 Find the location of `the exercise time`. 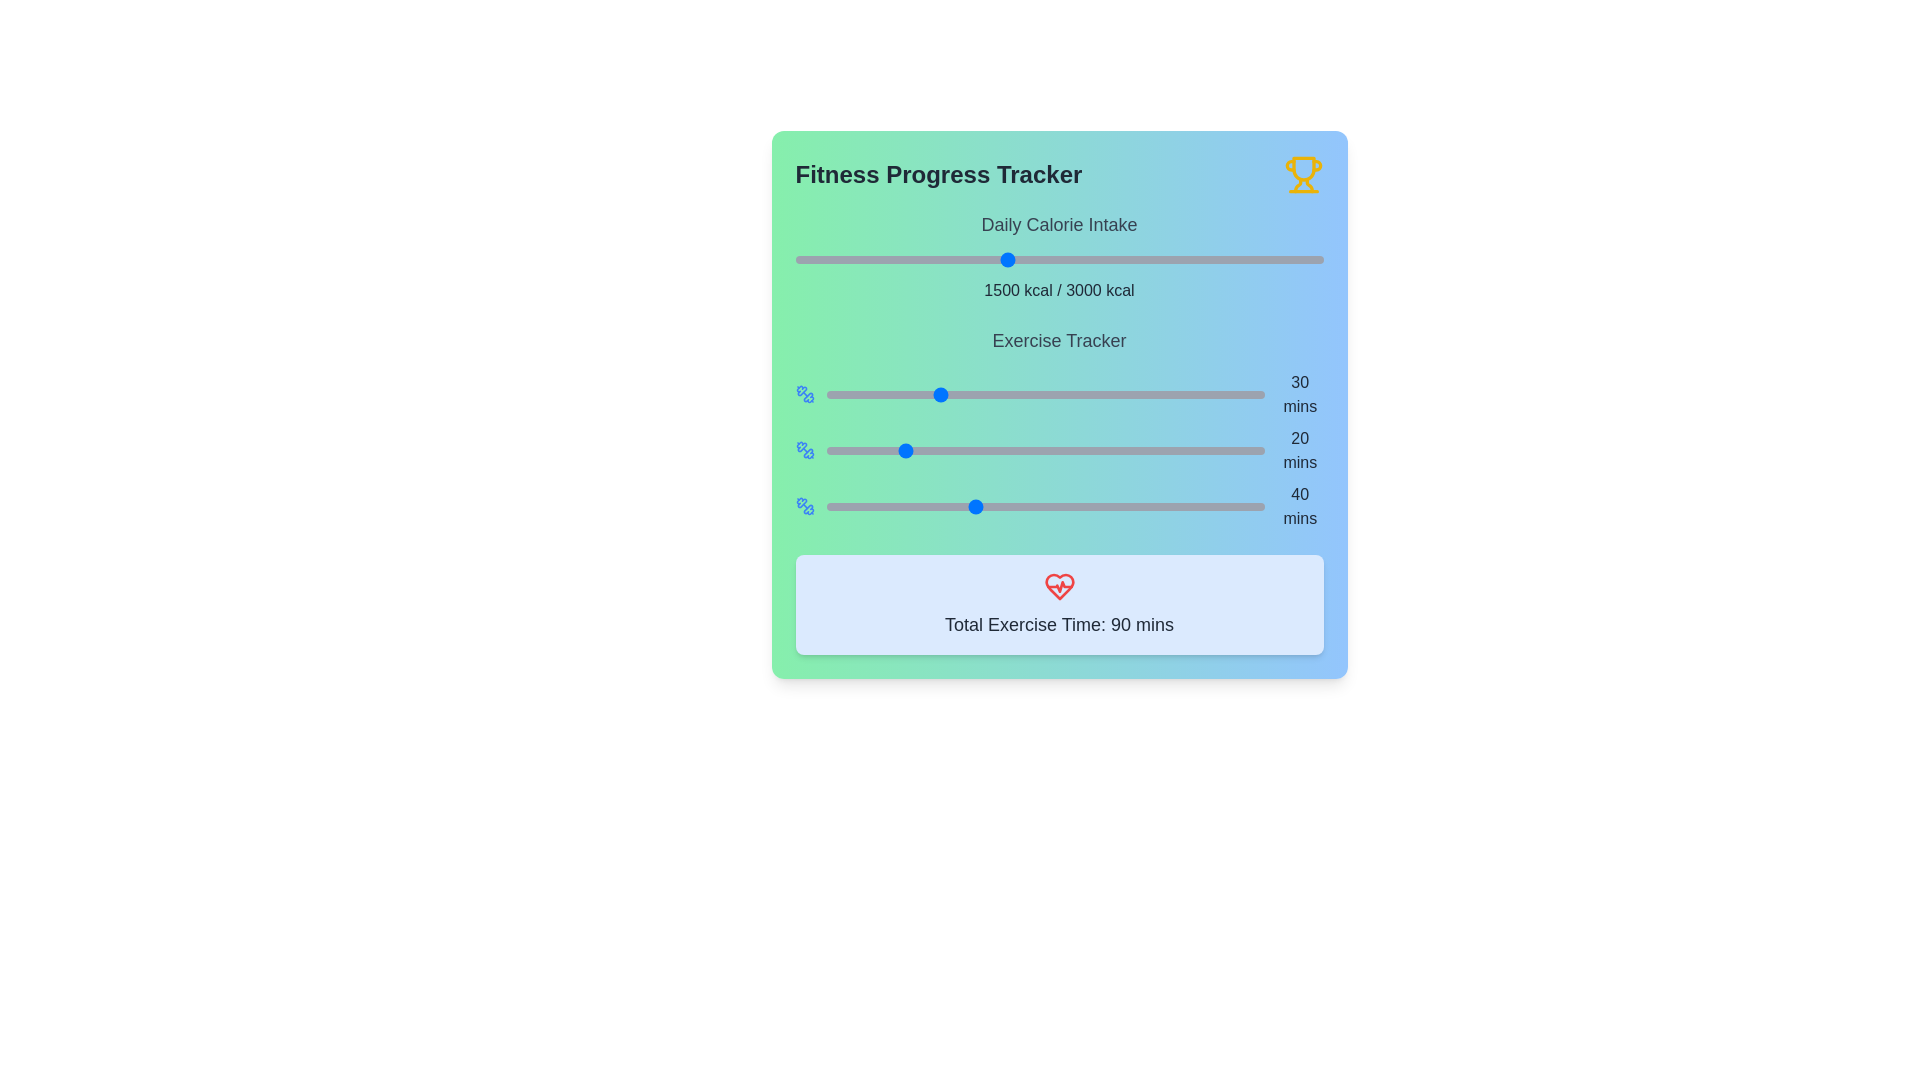

the exercise time is located at coordinates (891, 394).